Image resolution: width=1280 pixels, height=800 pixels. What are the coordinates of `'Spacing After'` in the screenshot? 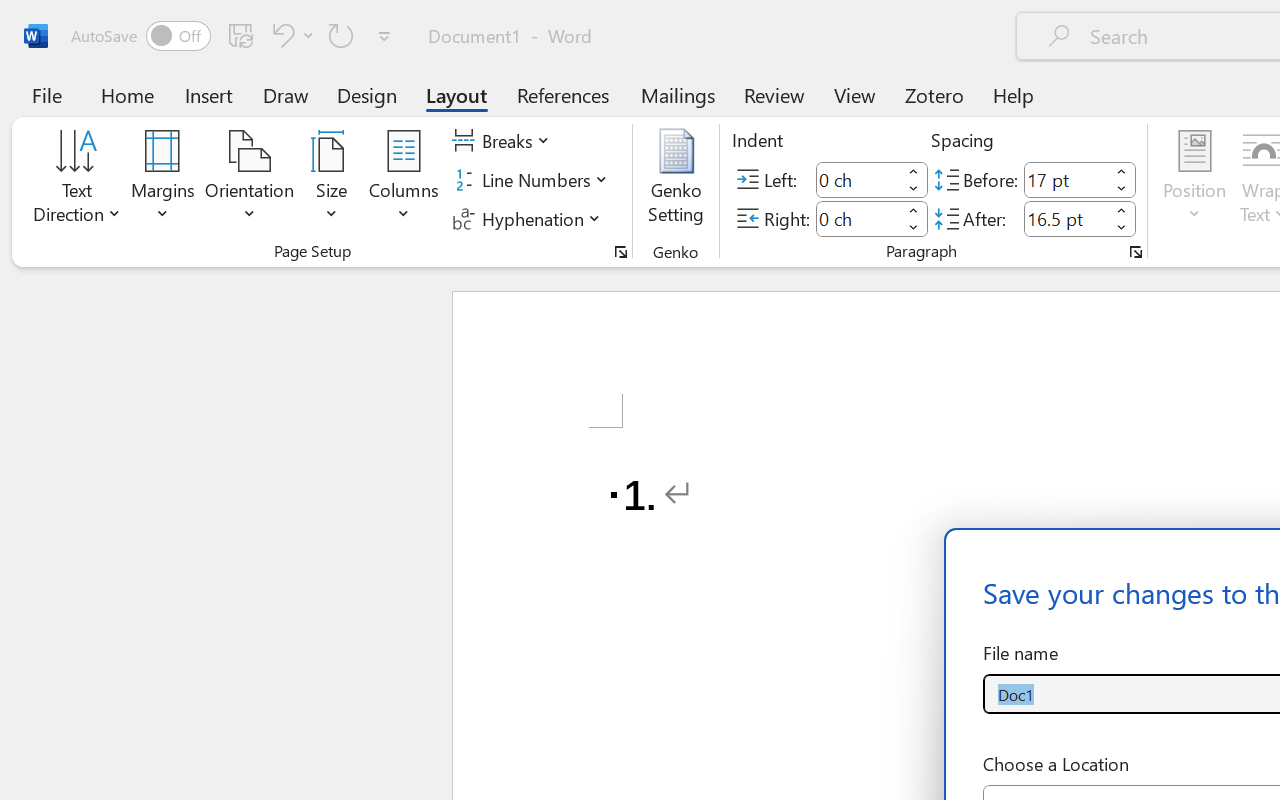 It's located at (1065, 218).